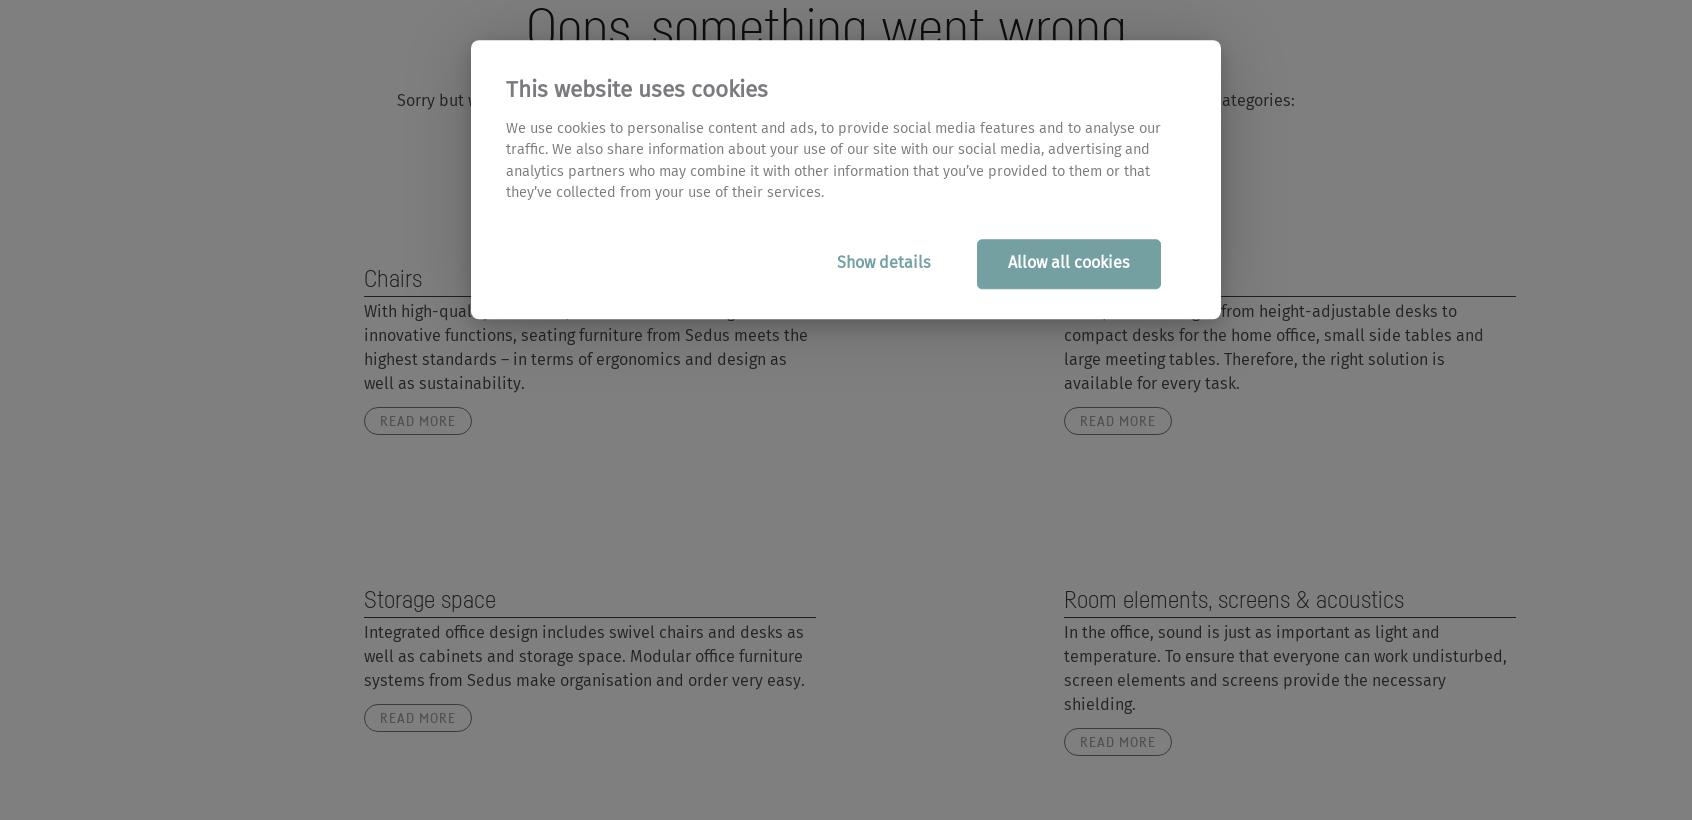  What do you see at coordinates (883, 264) in the screenshot?
I see `'Show details'` at bounding box center [883, 264].